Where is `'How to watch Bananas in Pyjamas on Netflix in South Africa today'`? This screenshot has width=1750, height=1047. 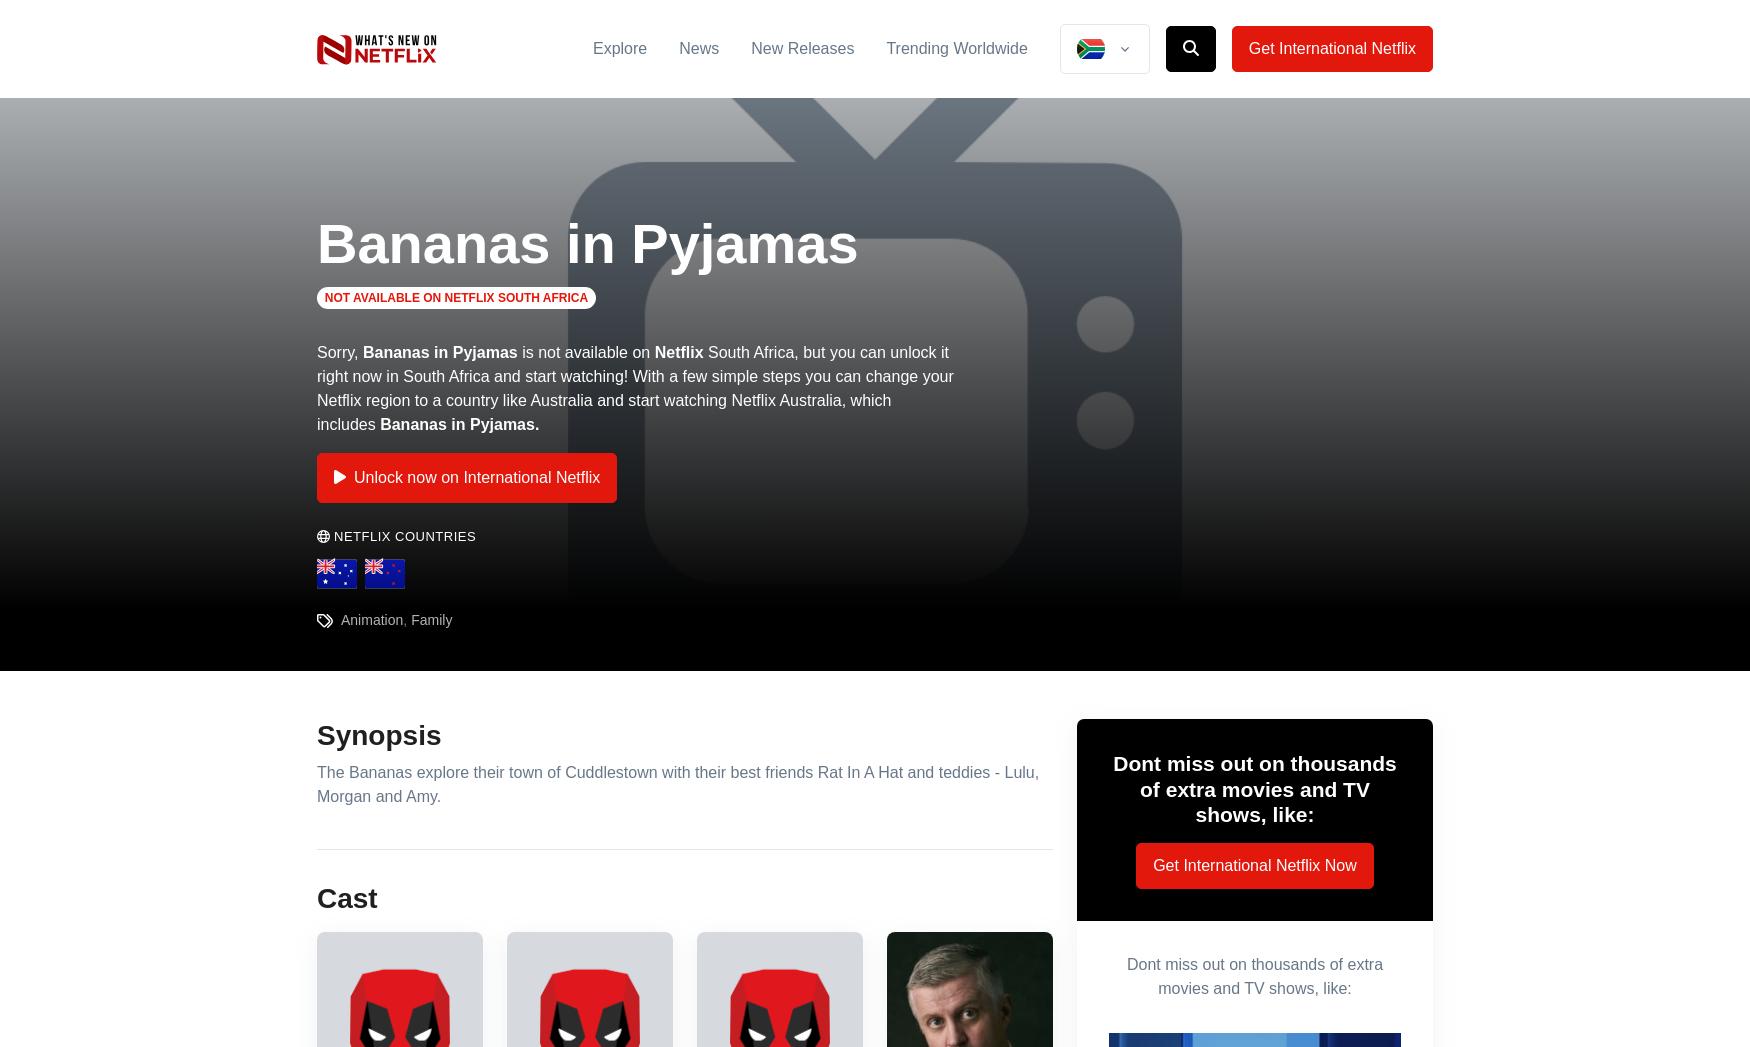 'How to watch Bananas in Pyjamas on Netflix in South Africa today' is located at coordinates (661, 469).